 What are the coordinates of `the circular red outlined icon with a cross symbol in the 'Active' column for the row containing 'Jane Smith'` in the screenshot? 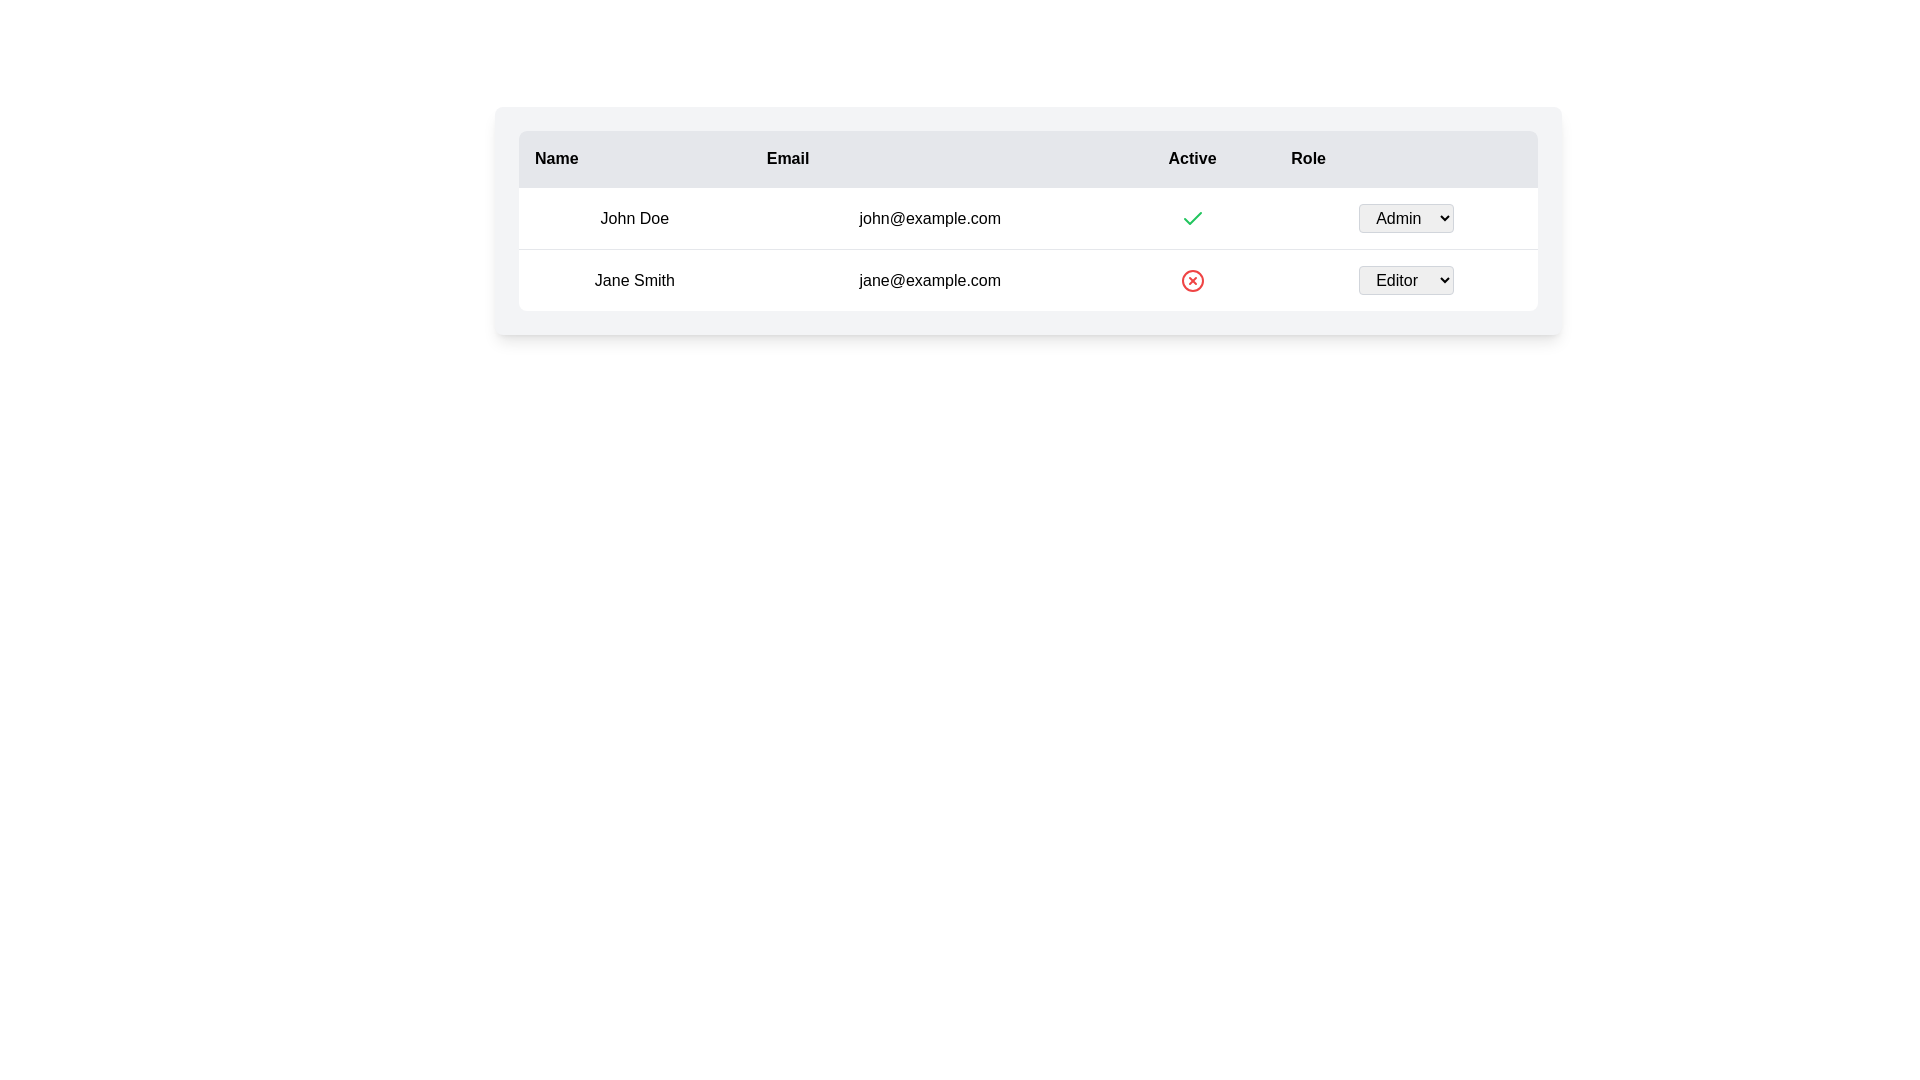 It's located at (1192, 280).